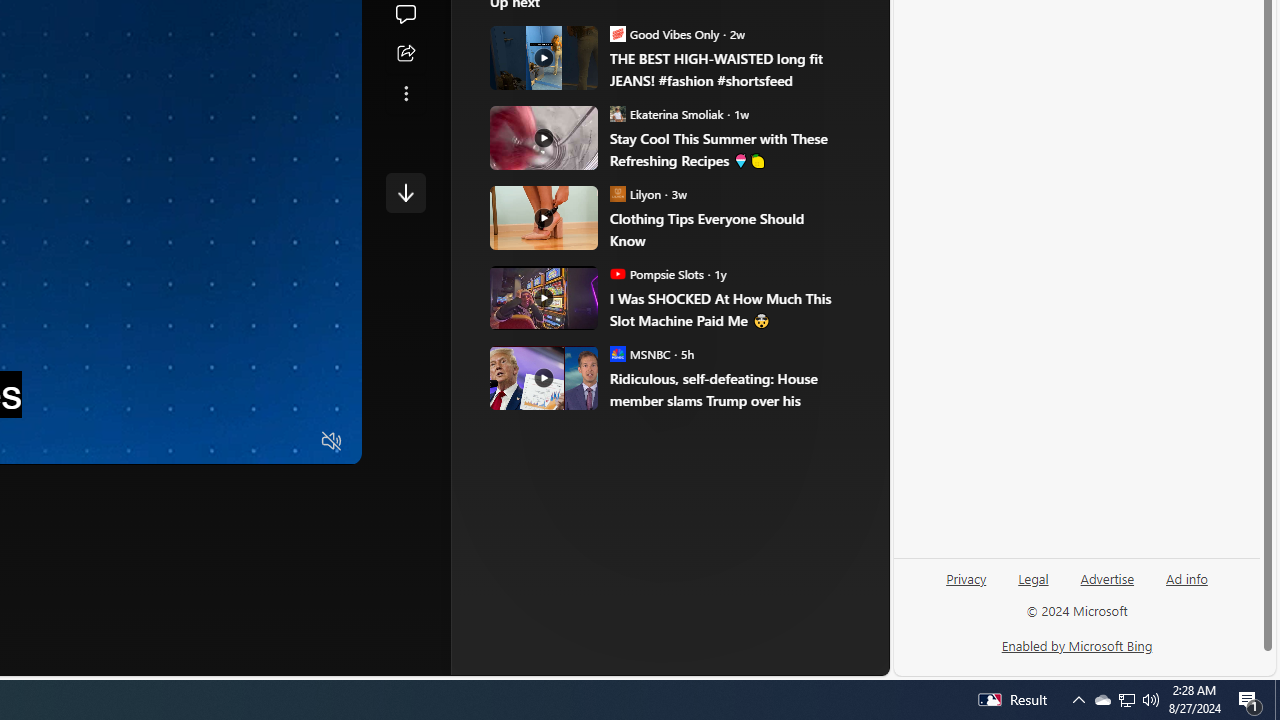  Describe the element at coordinates (292, 441) in the screenshot. I see `'Fullscreen'` at that location.